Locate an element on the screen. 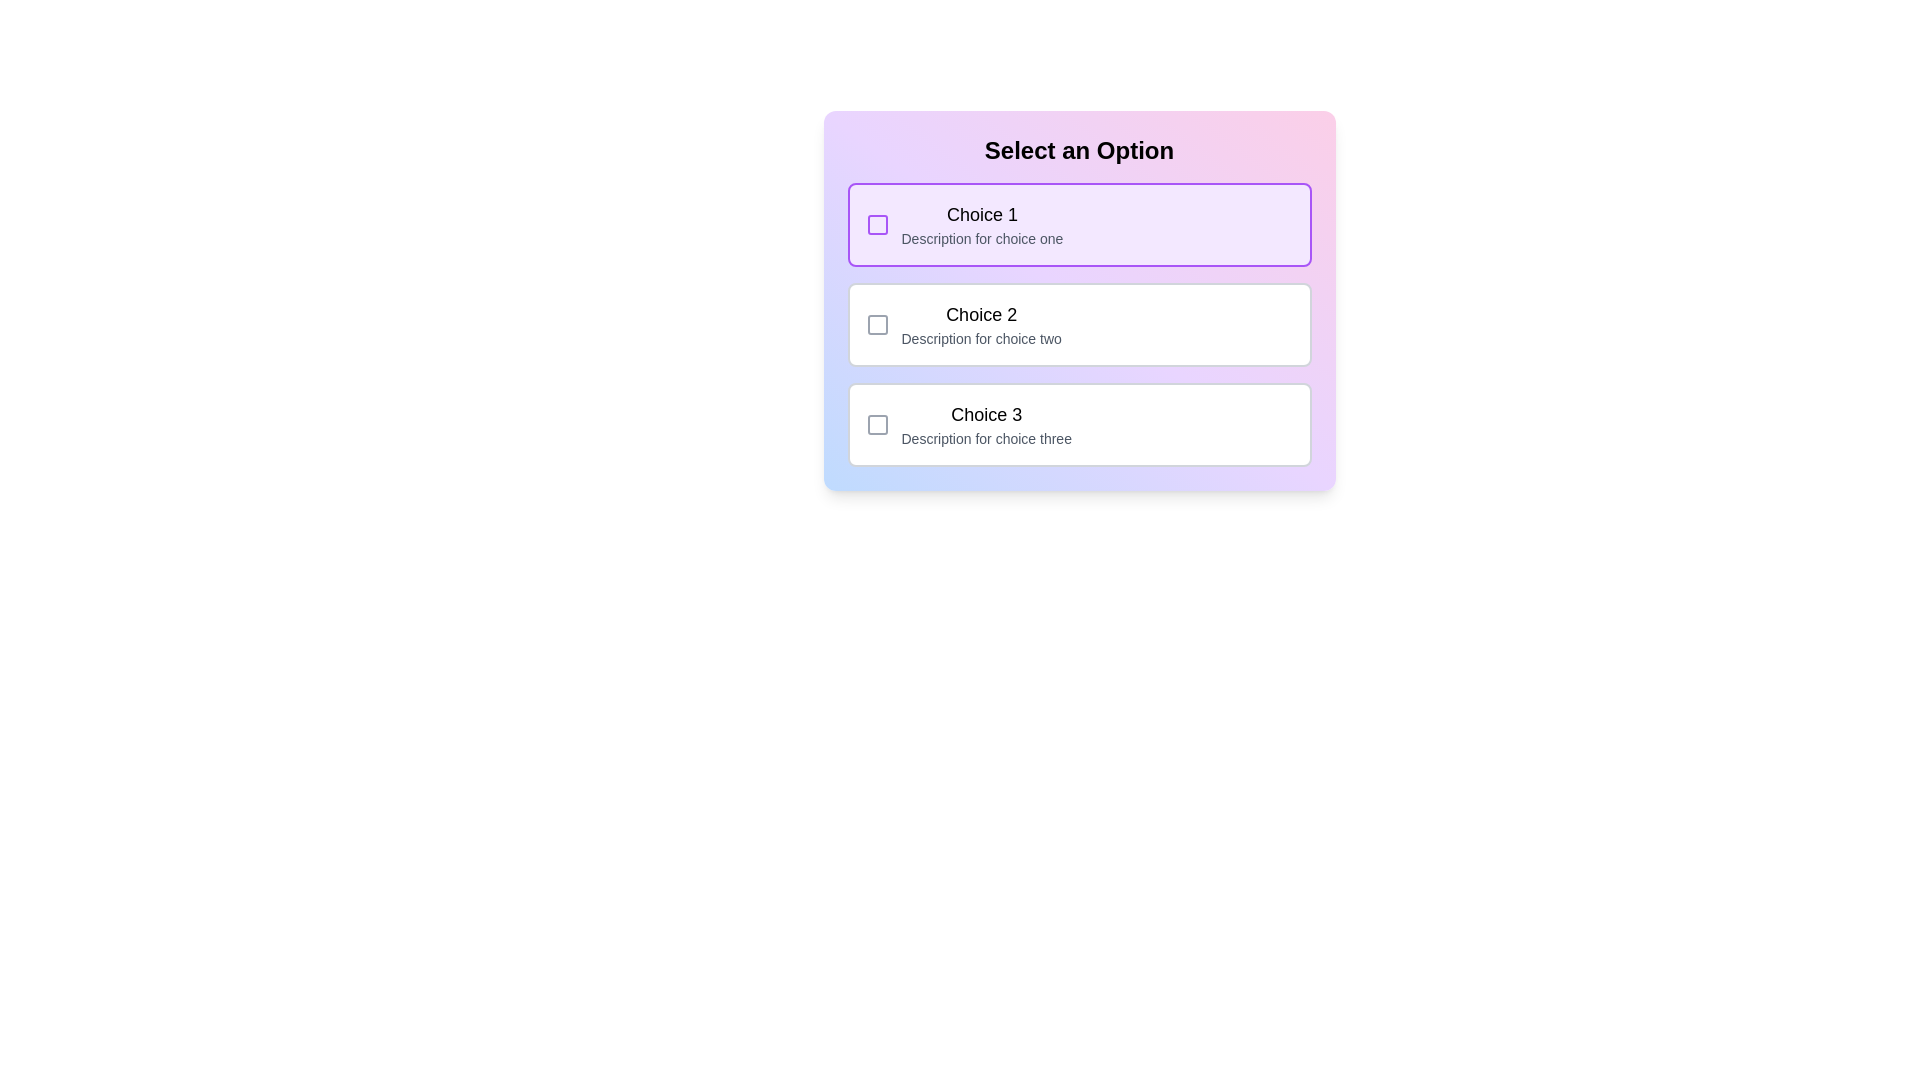  the descriptive text label positioned below the heading 'Choice 3' within the third selectable option box is located at coordinates (986, 438).